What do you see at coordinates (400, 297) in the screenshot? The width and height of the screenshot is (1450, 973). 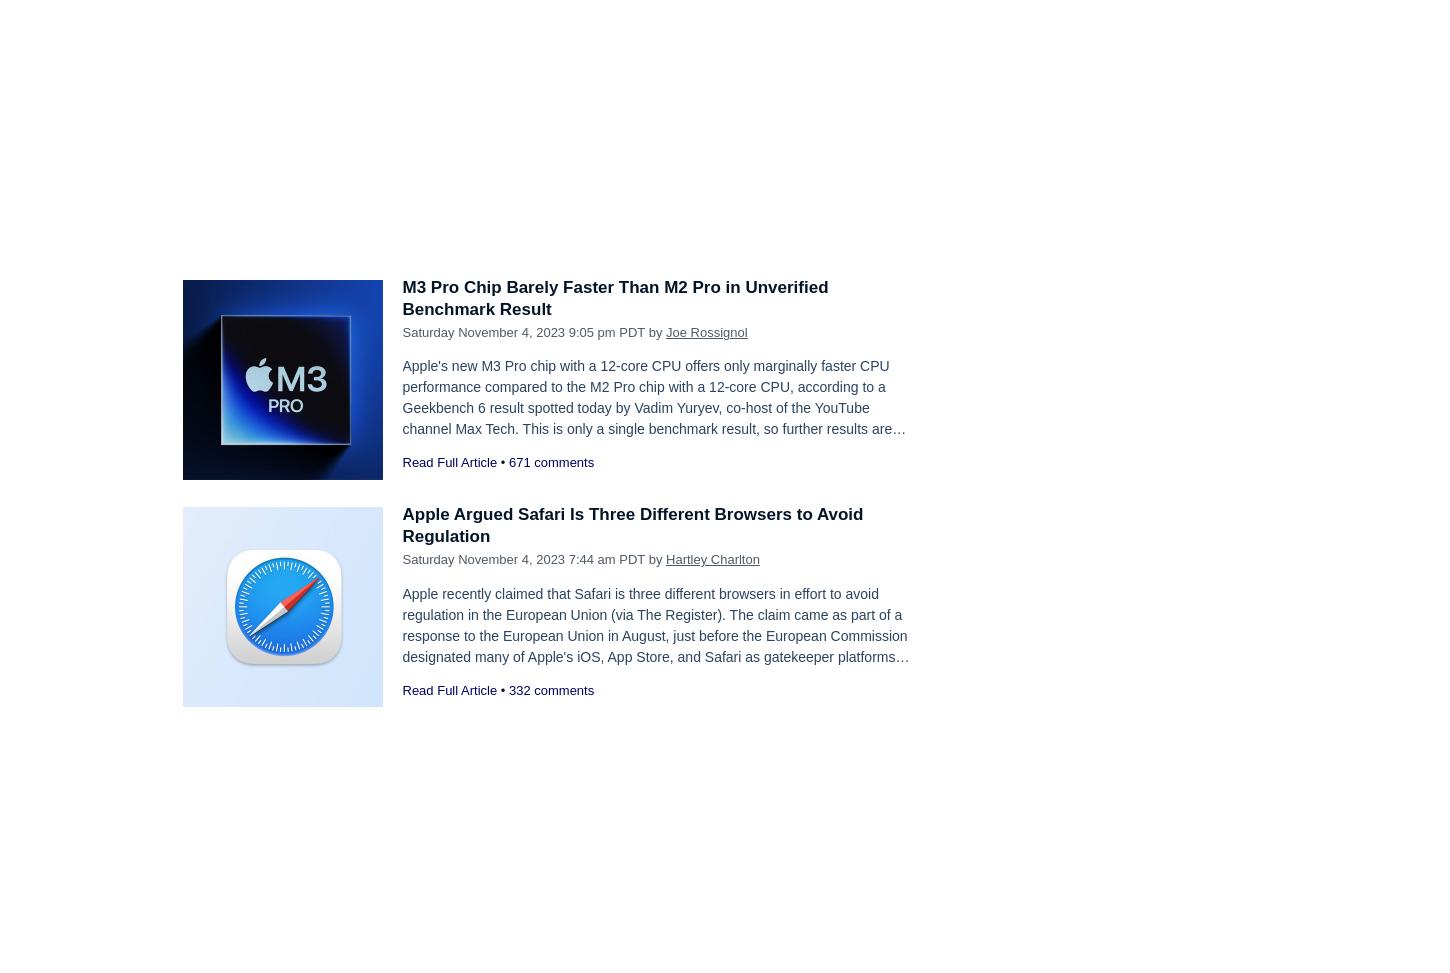 I see `'M3 Pro Chip Barely Faster Than M2 Pro in Unverified Benchmark Result'` at bounding box center [400, 297].